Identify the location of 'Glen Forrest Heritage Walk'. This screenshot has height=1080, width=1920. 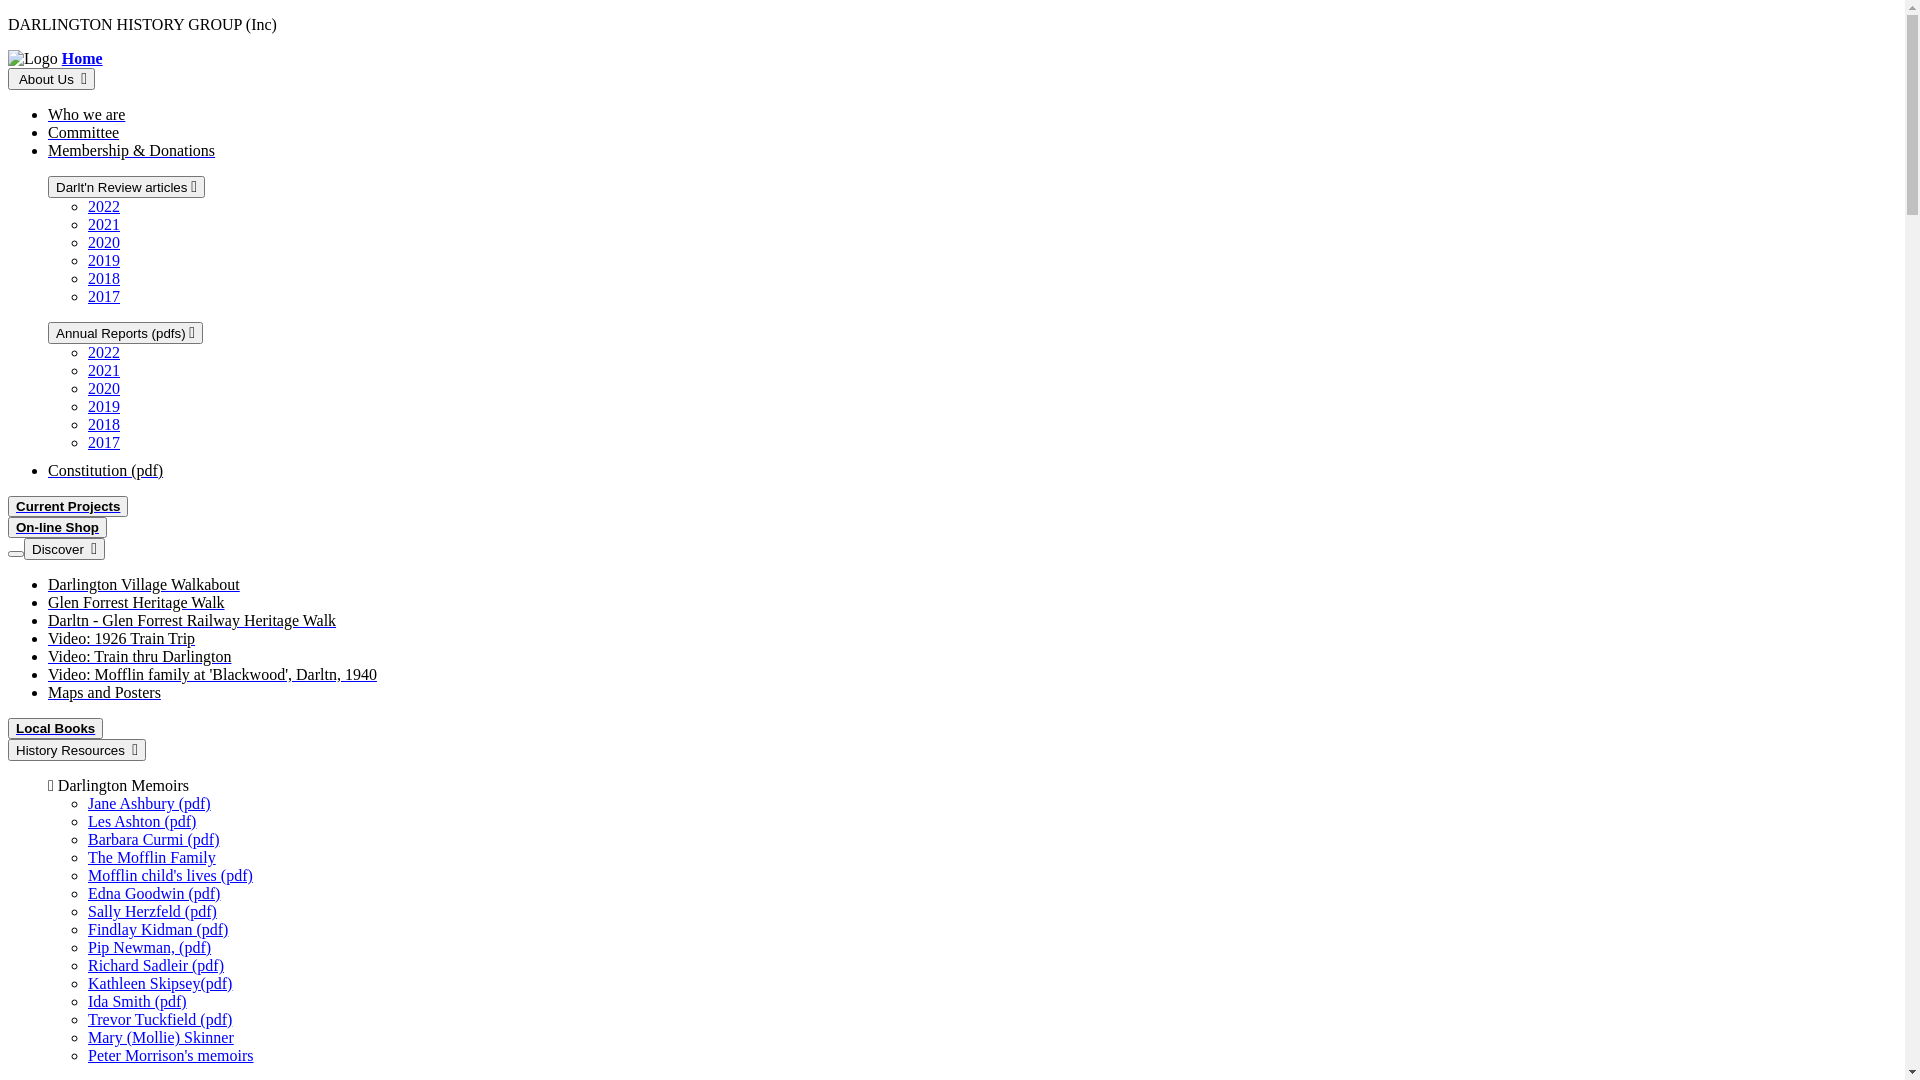
(135, 601).